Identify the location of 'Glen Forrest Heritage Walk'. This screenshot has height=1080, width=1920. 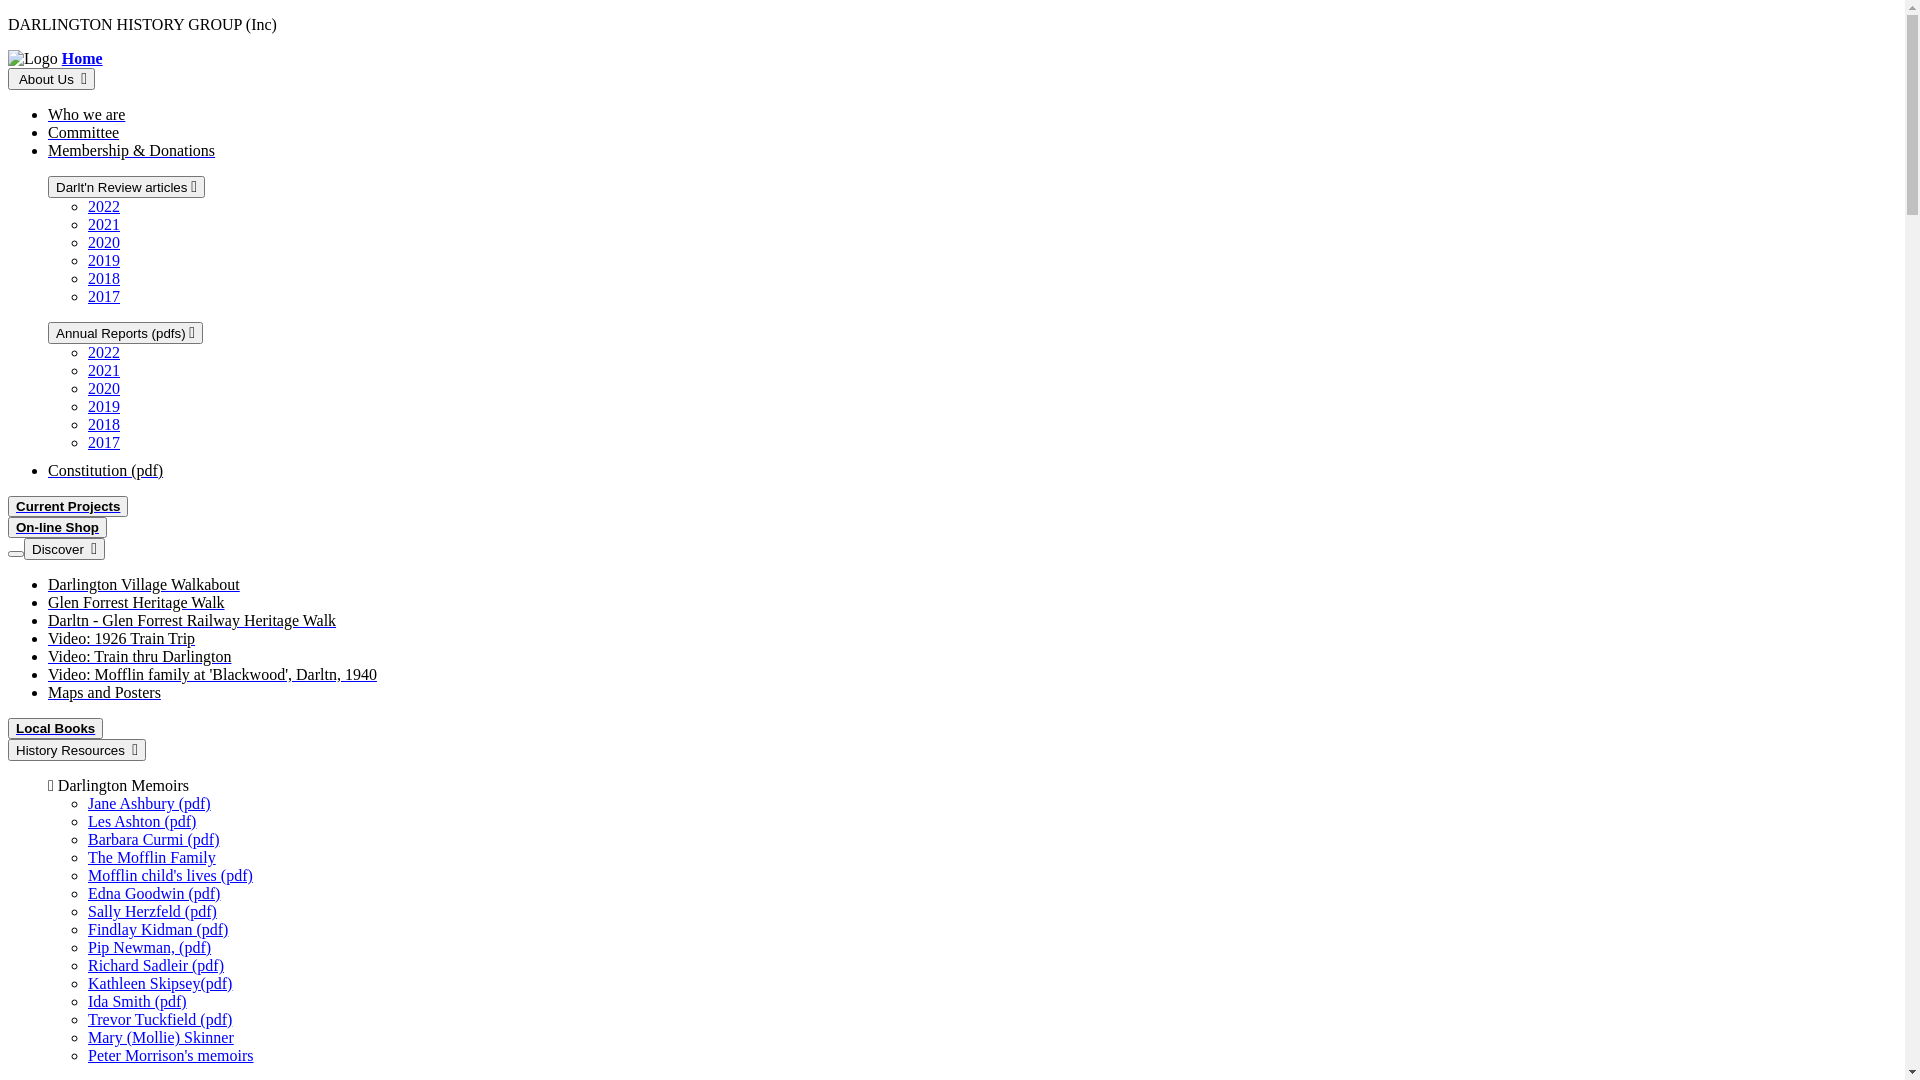
(135, 601).